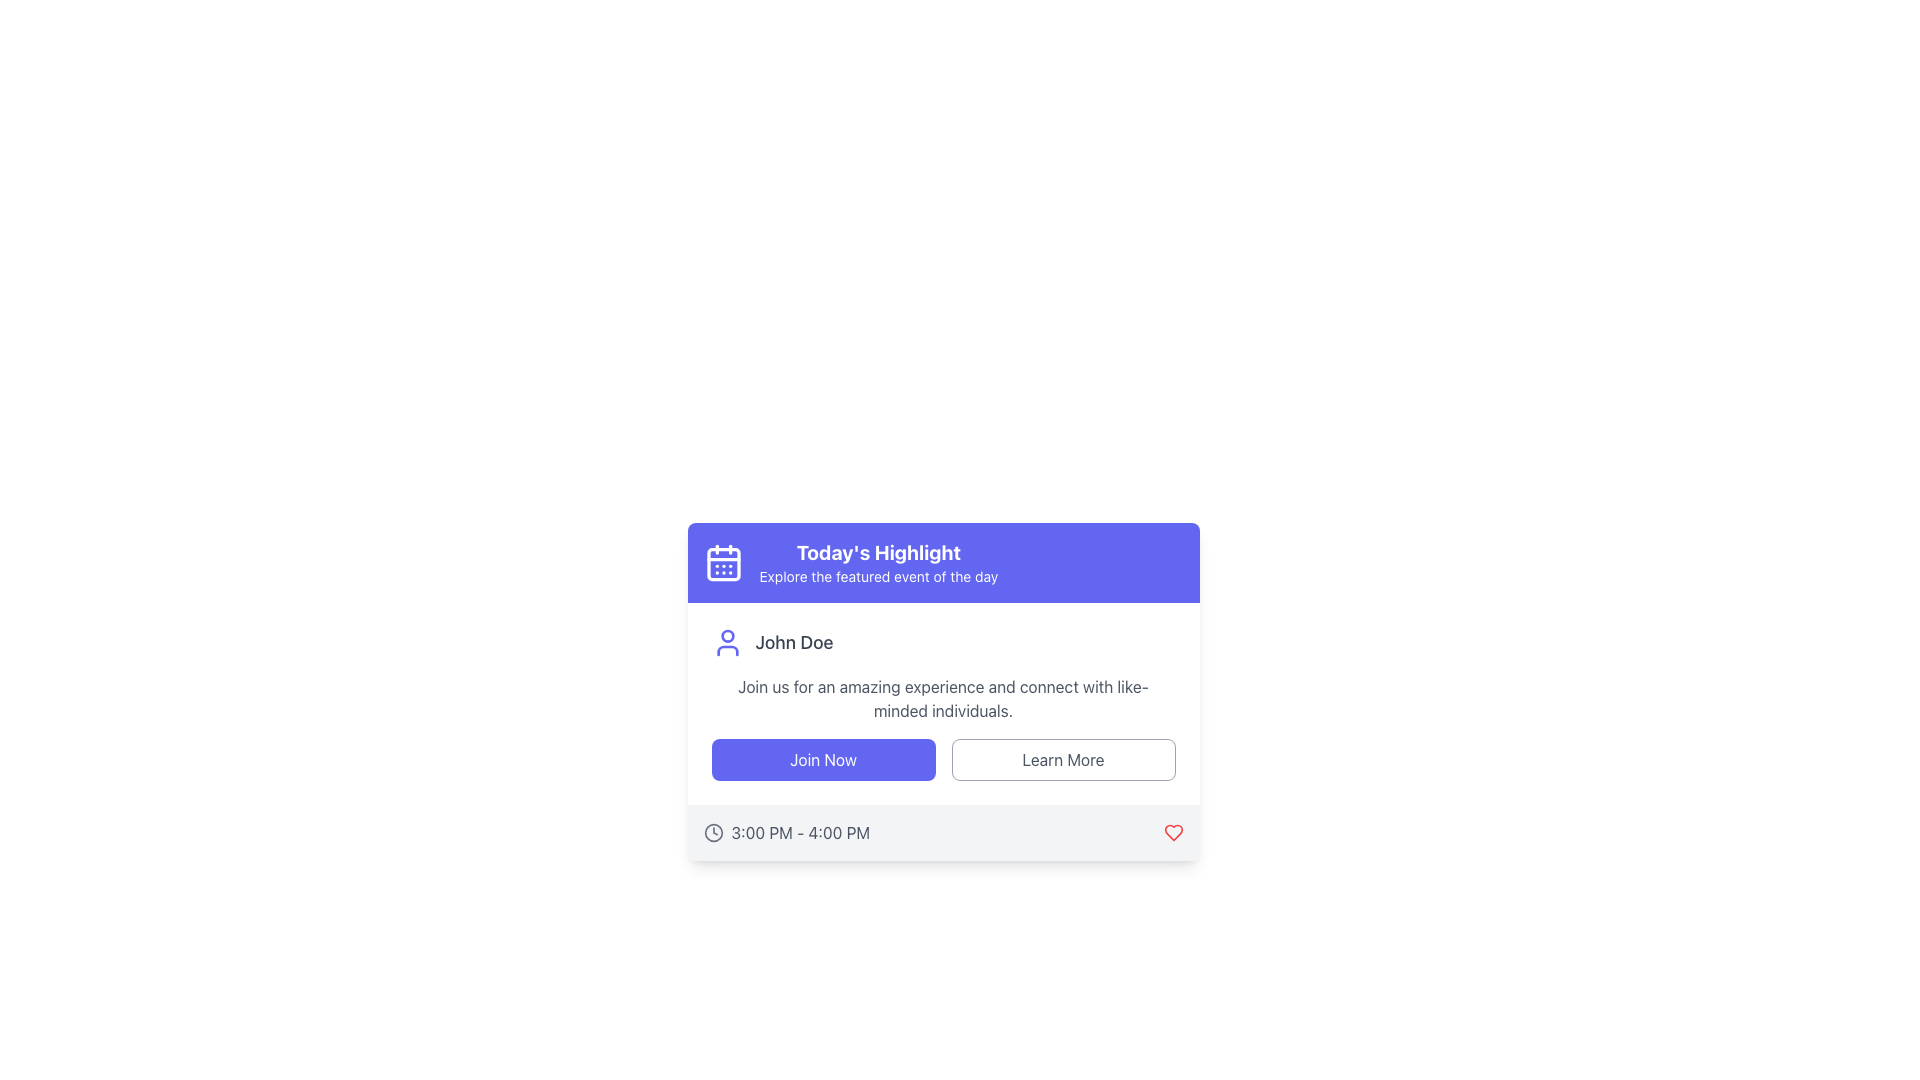  What do you see at coordinates (726, 643) in the screenshot?
I see `the icon resembling a simplified human figure, which is styled with an indigo stroke outline` at bounding box center [726, 643].